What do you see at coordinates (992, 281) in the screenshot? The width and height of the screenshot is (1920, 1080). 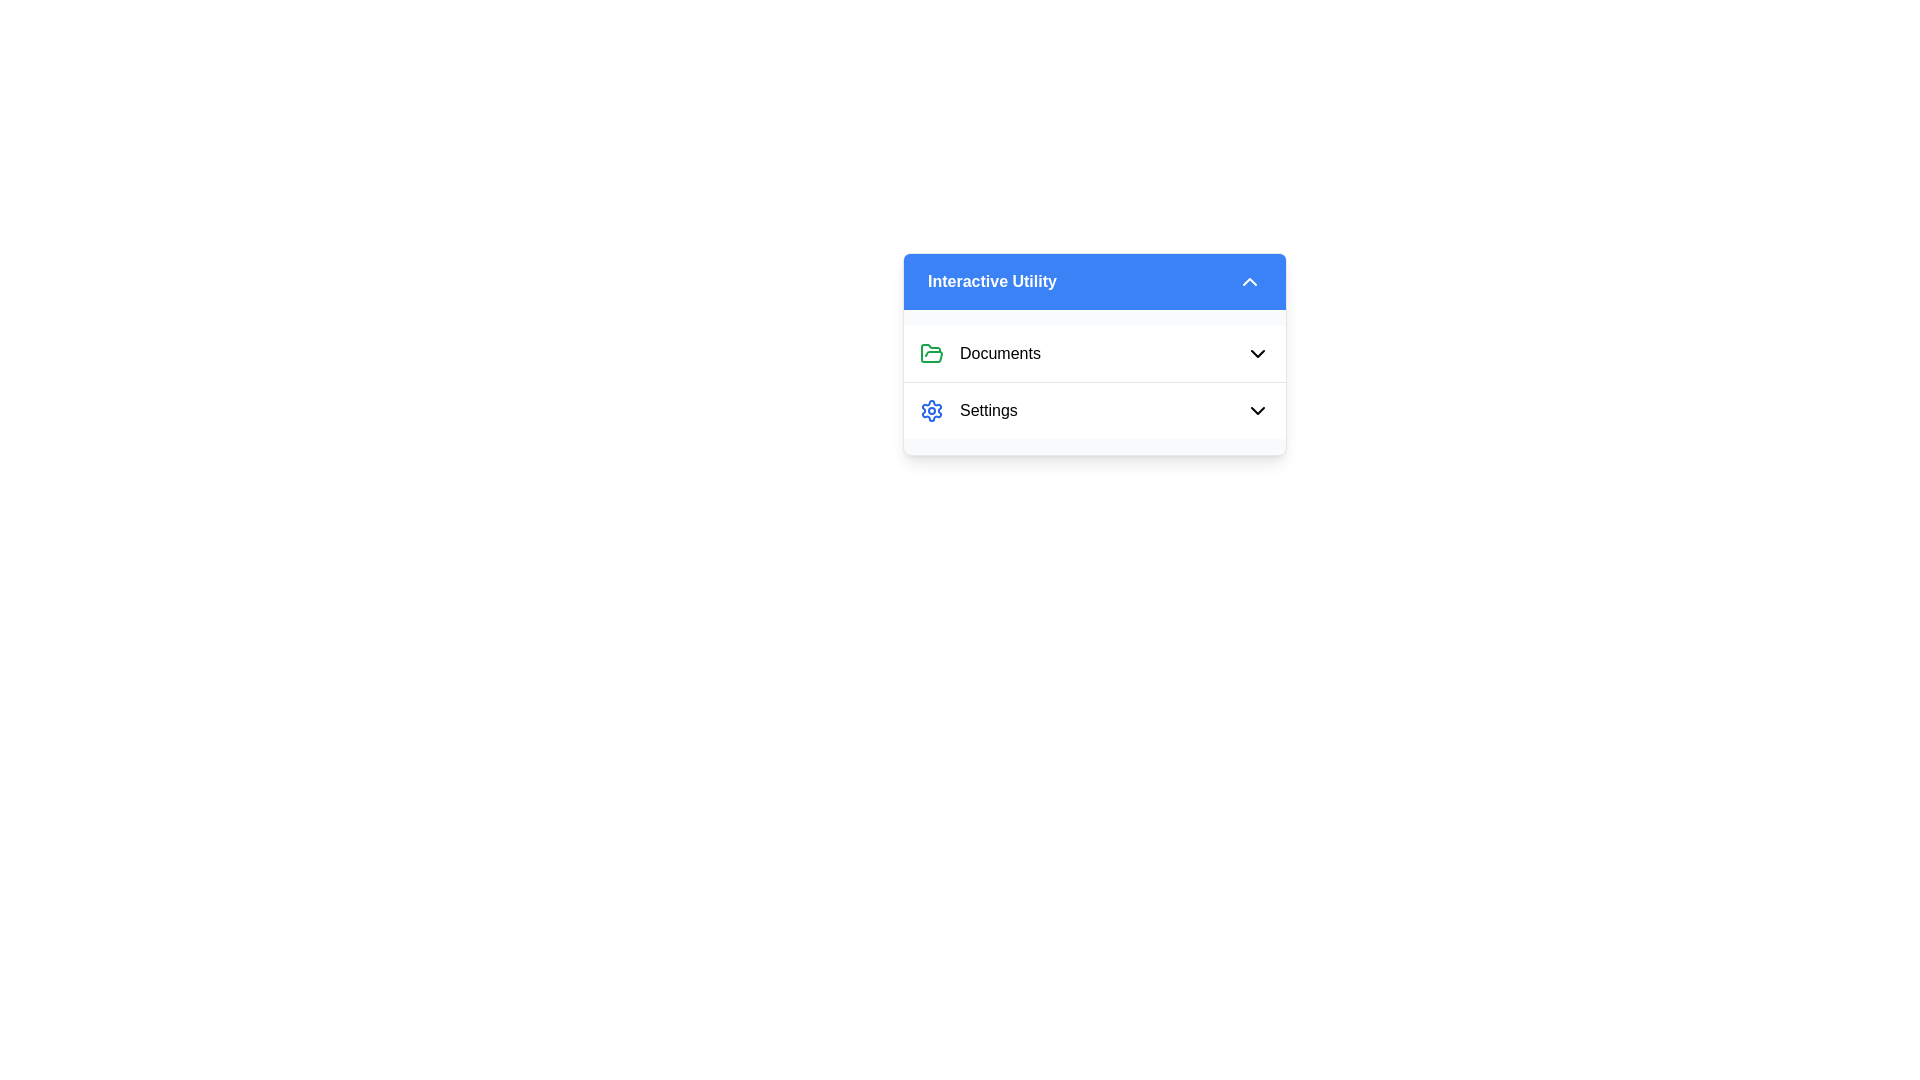 I see `the text label that serves as the title or descriptor for the collapsible section, which is visually aligned to the left of a downward-pointing arrow icon` at bounding box center [992, 281].